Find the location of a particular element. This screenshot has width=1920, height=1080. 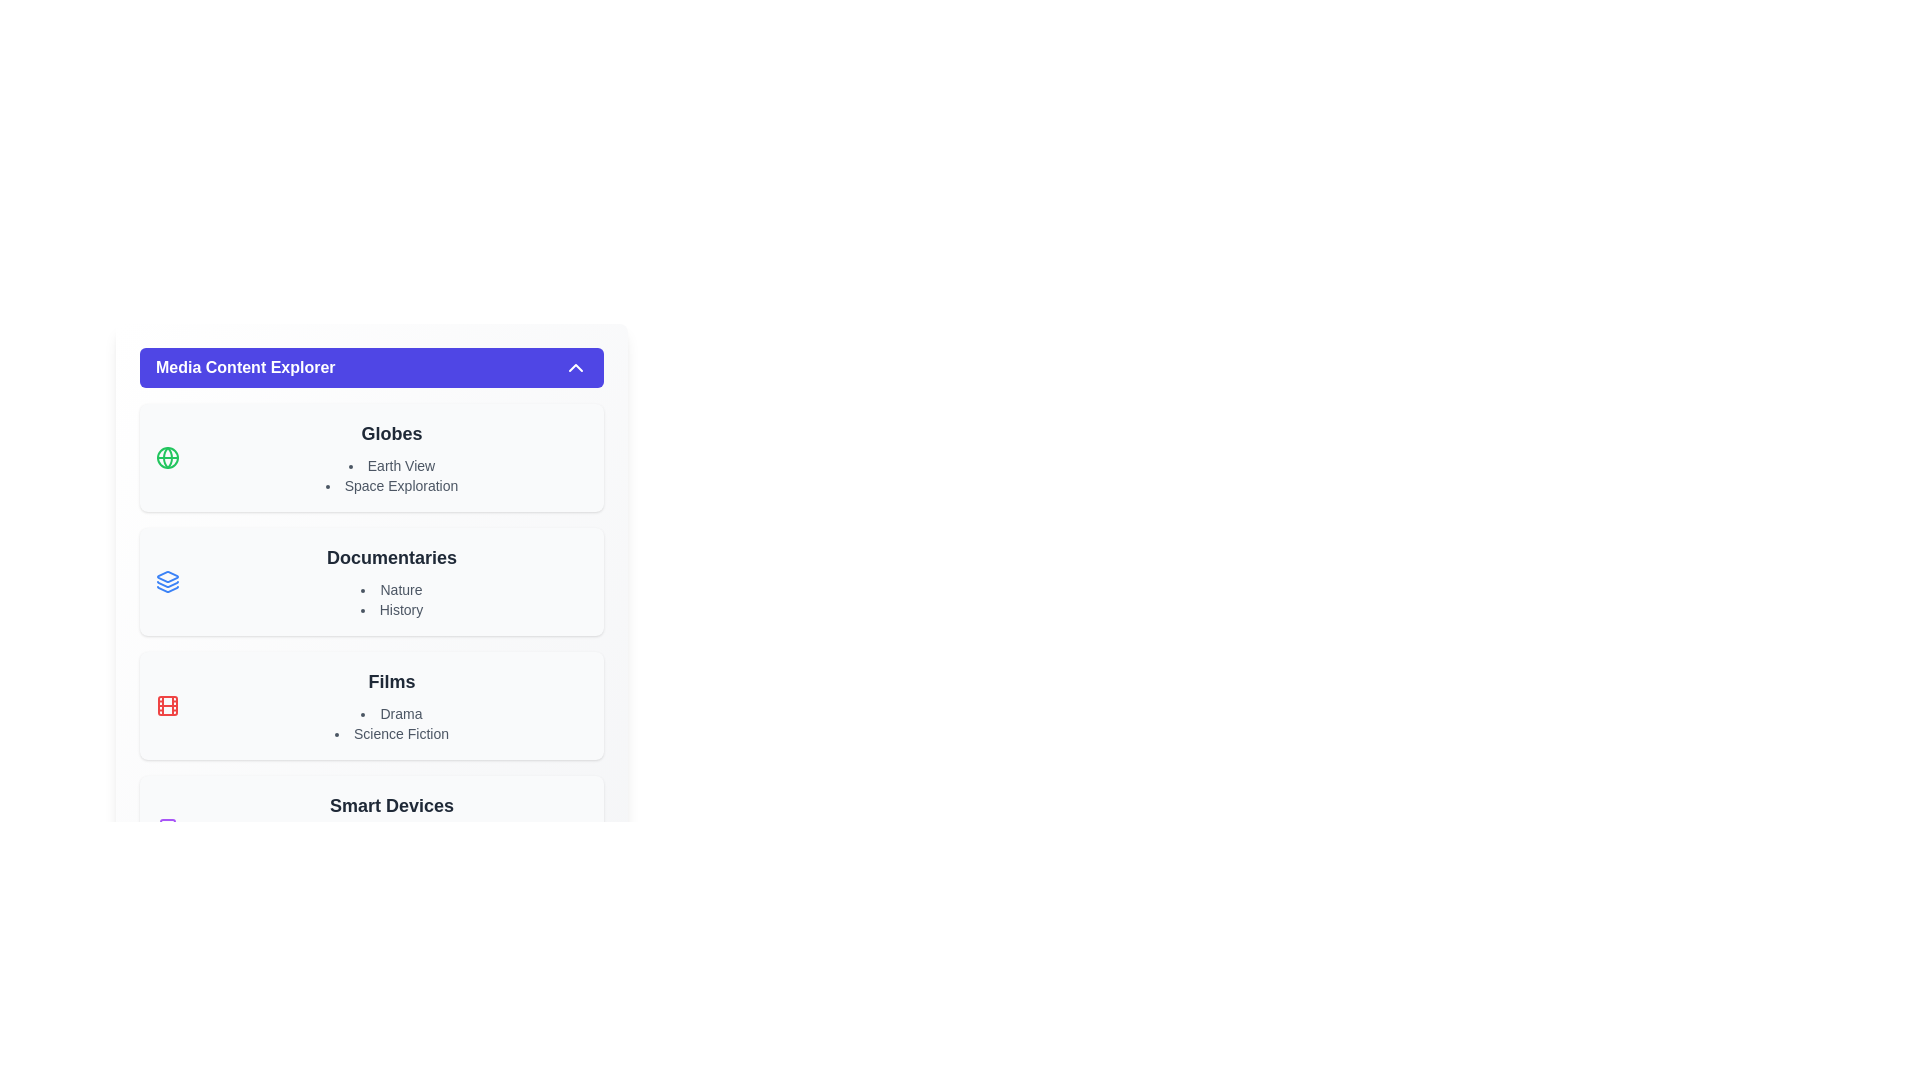

the Toggle Button labeled 'Media Content Explorer' with an indigo background is located at coordinates (372, 367).